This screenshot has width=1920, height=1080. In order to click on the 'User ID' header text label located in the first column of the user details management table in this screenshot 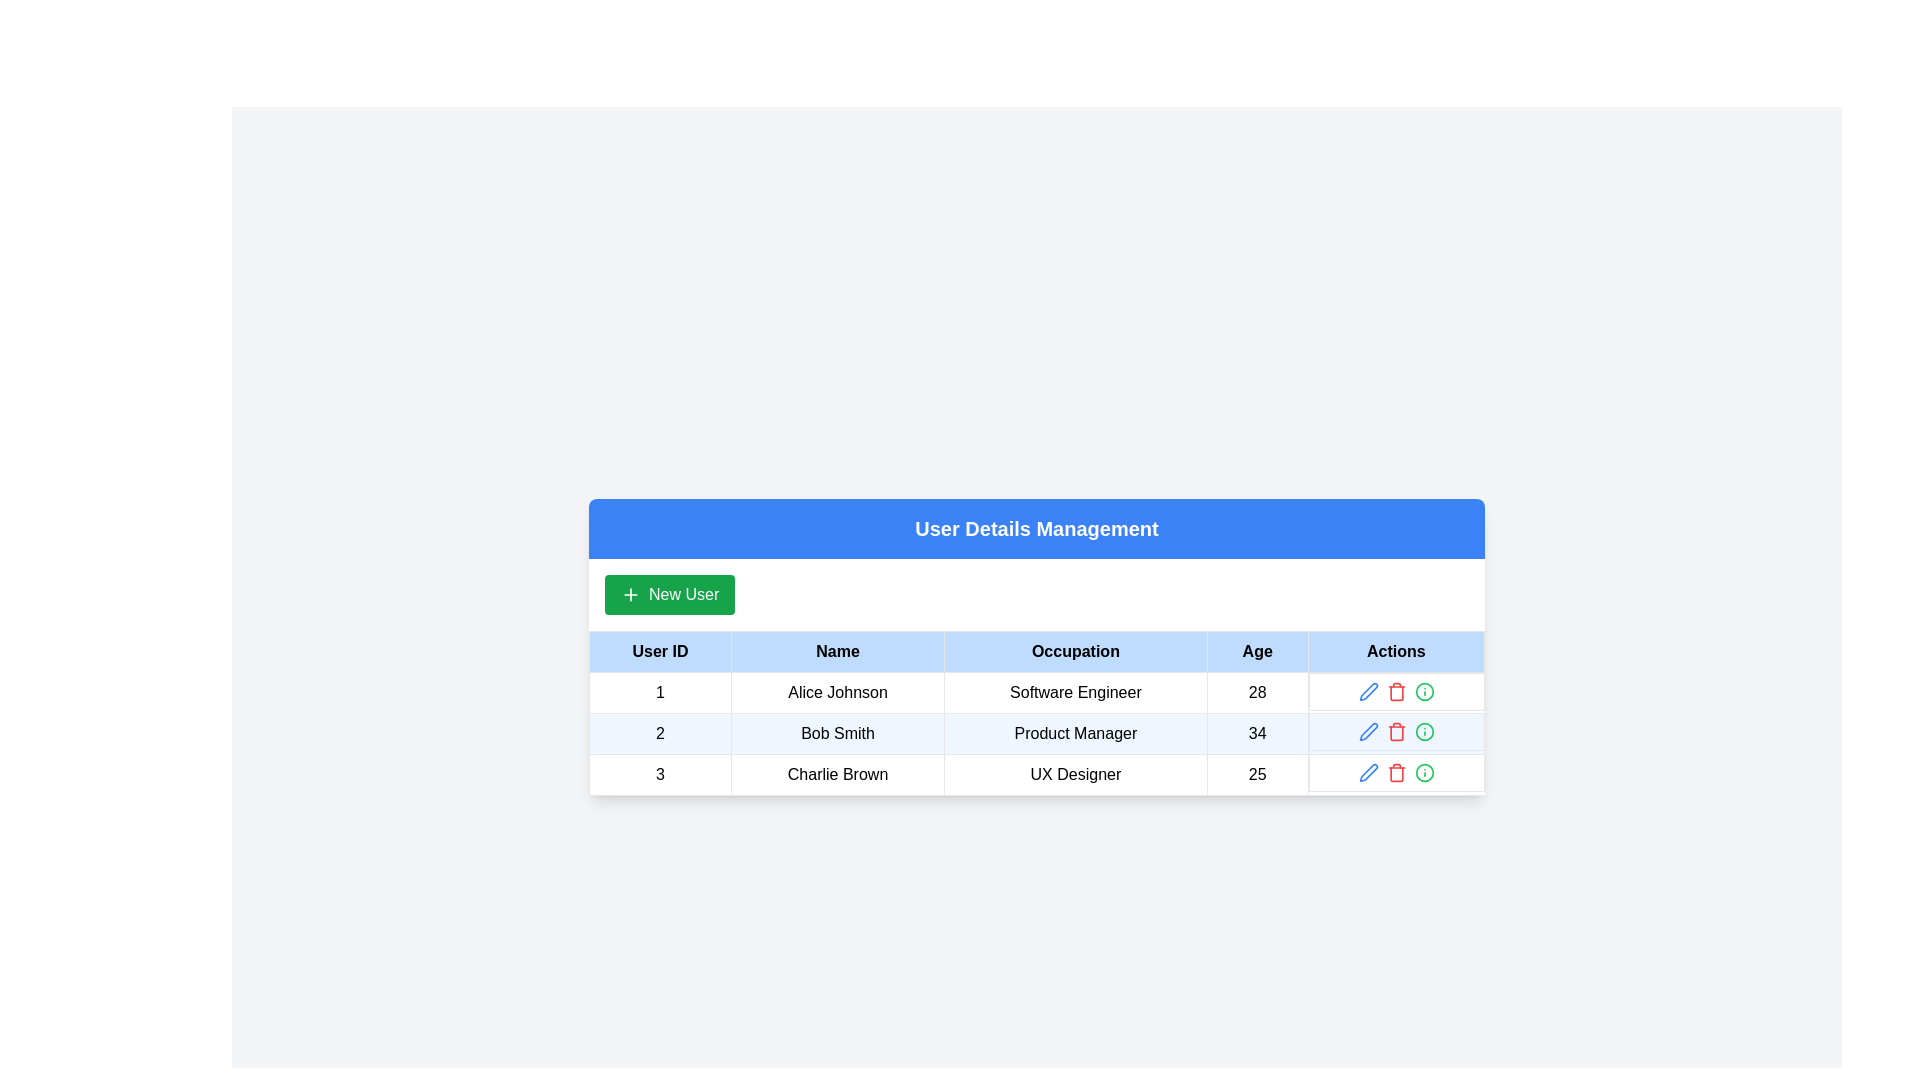, I will do `click(660, 651)`.